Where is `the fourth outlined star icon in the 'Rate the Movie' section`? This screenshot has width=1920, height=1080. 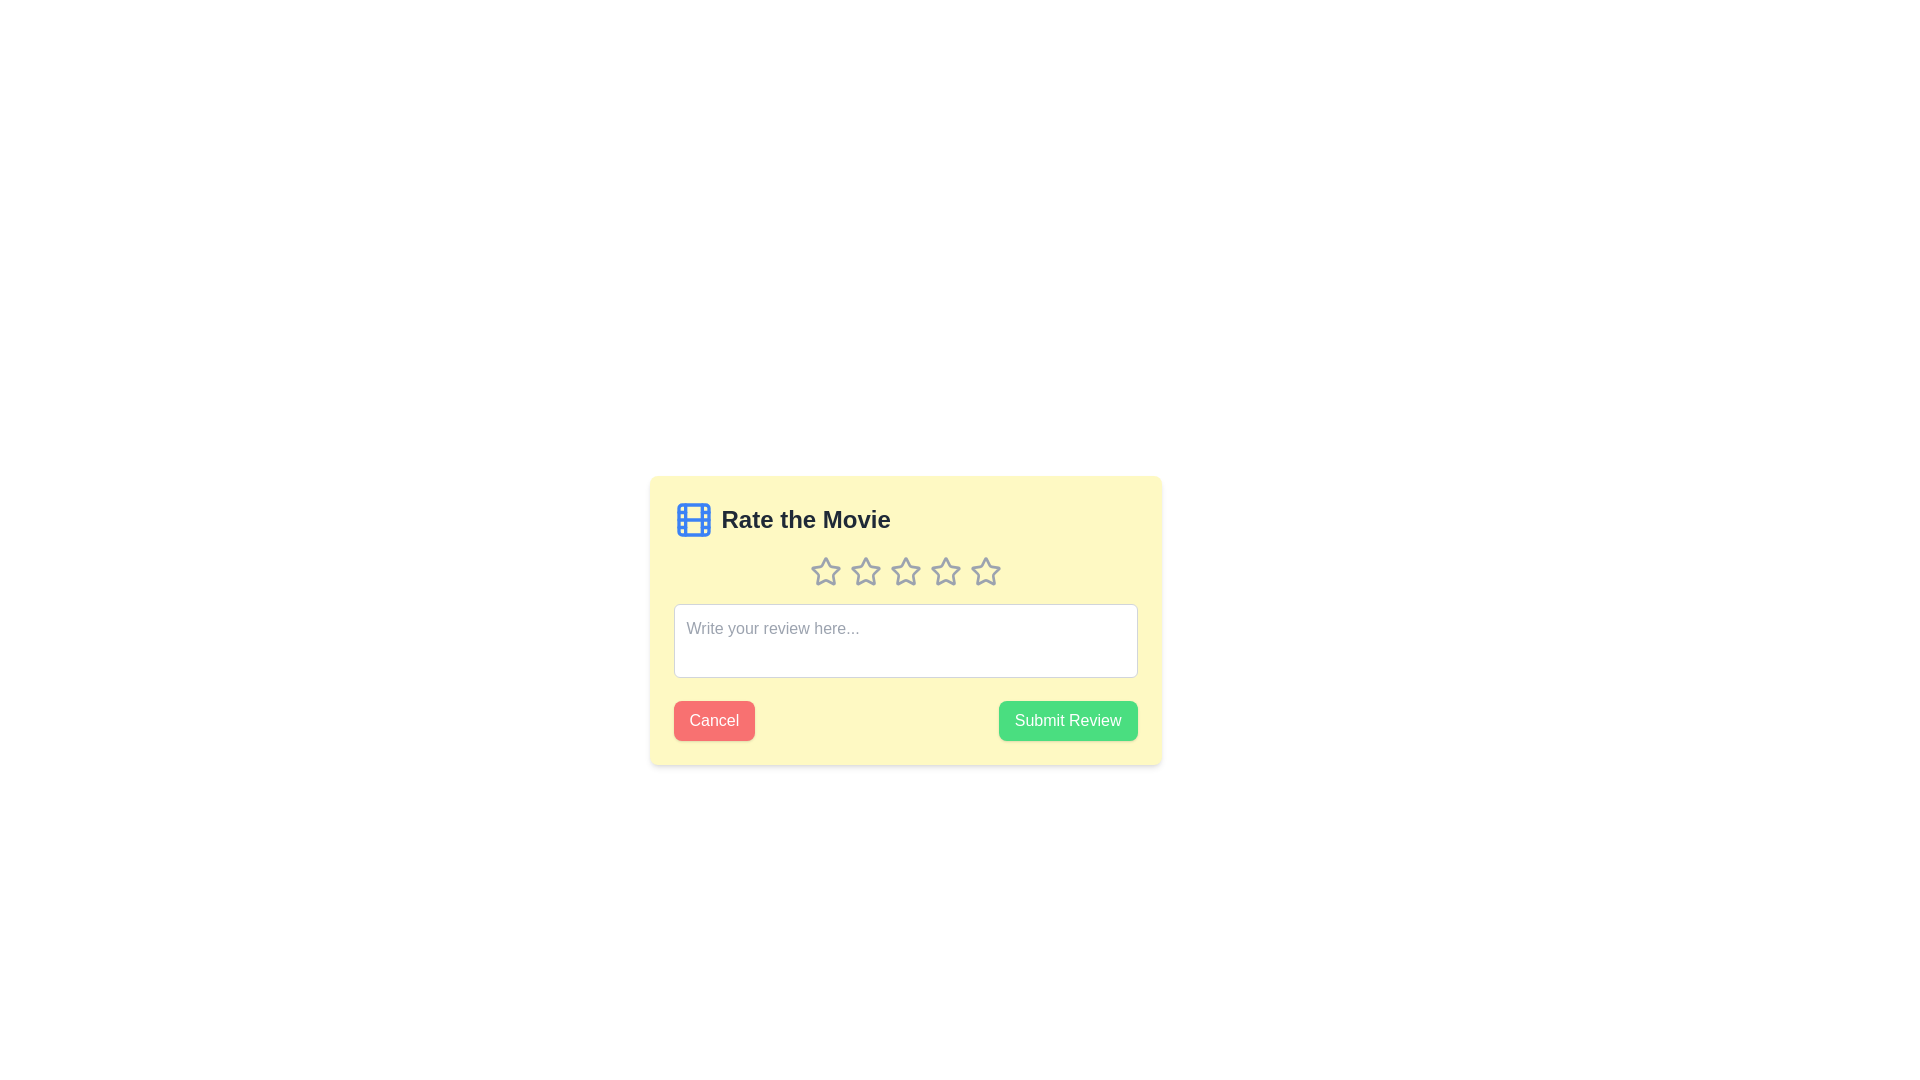
the fourth outlined star icon in the 'Rate the Movie' section is located at coordinates (944, 571).